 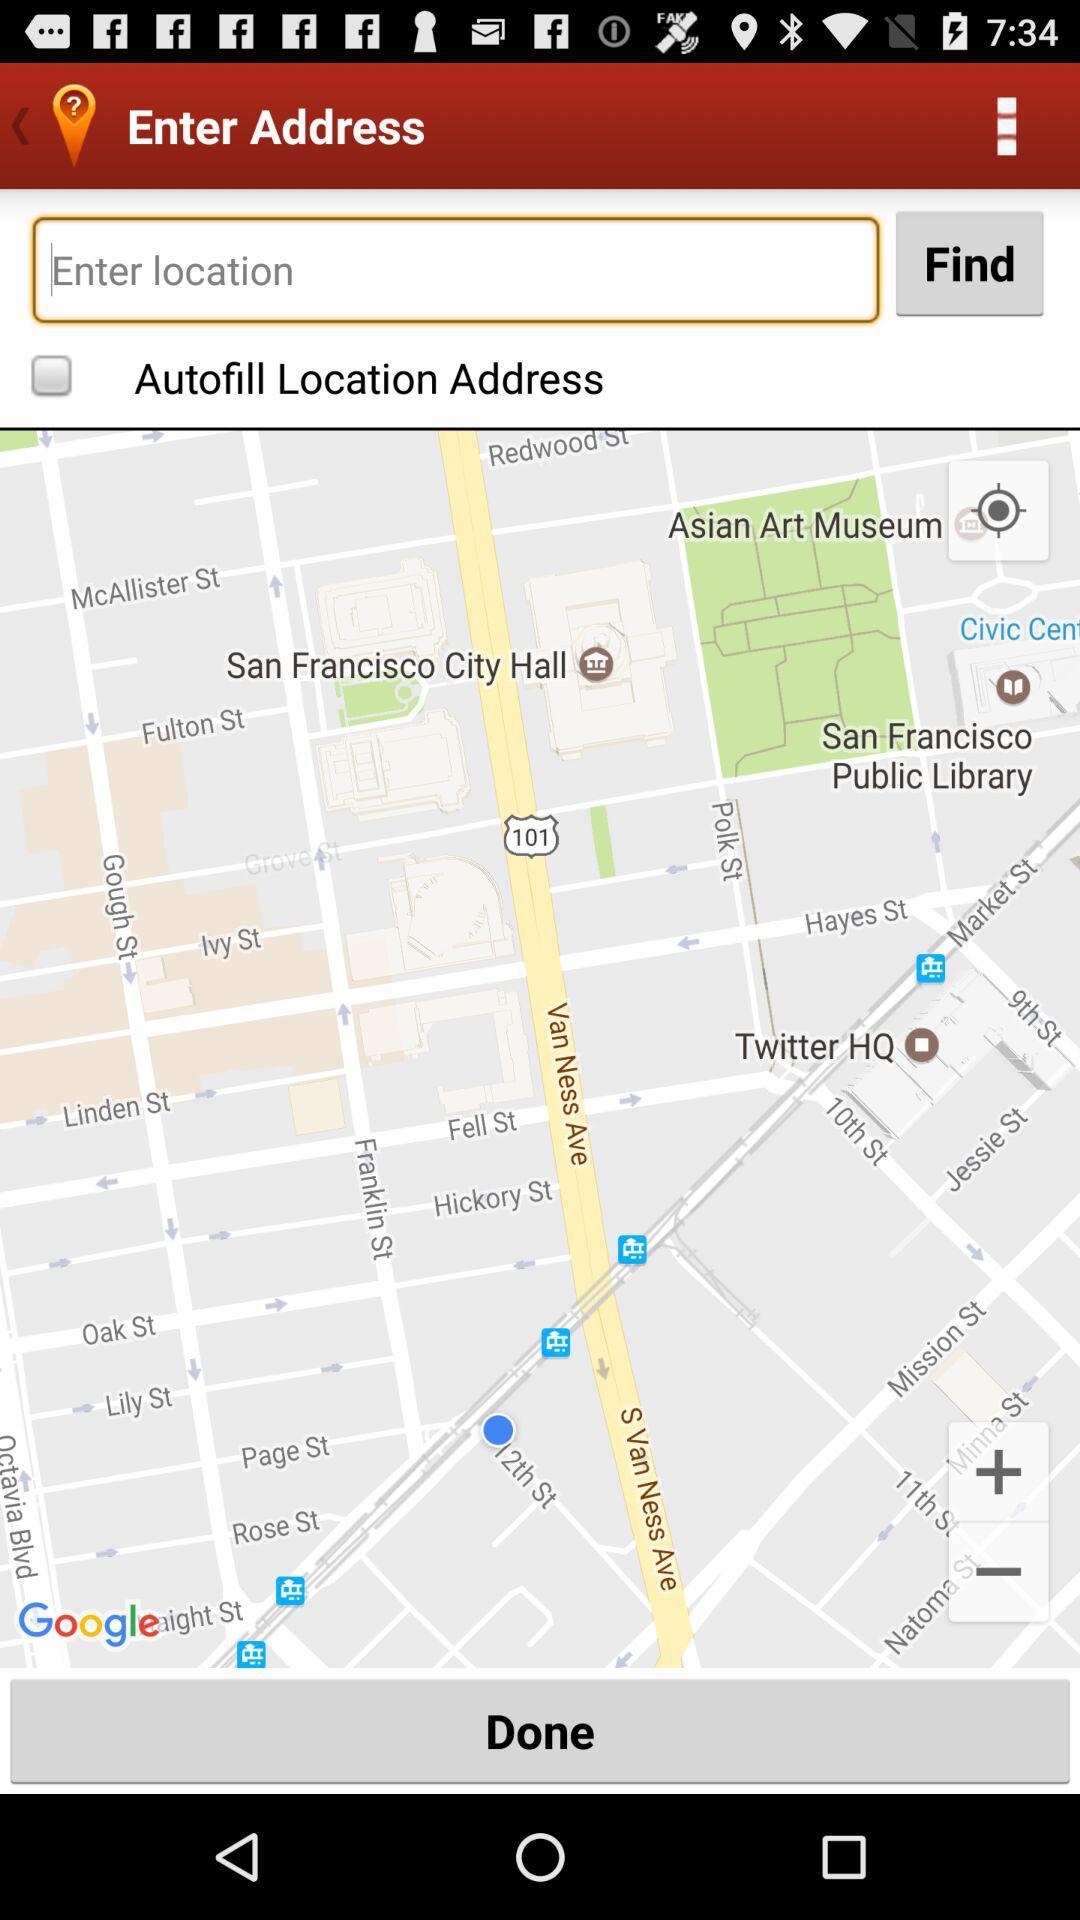 What do you see at coordinates (540, 1048) in the screenshot?
I see `the item at the center` at bounding box center [540, 1048].